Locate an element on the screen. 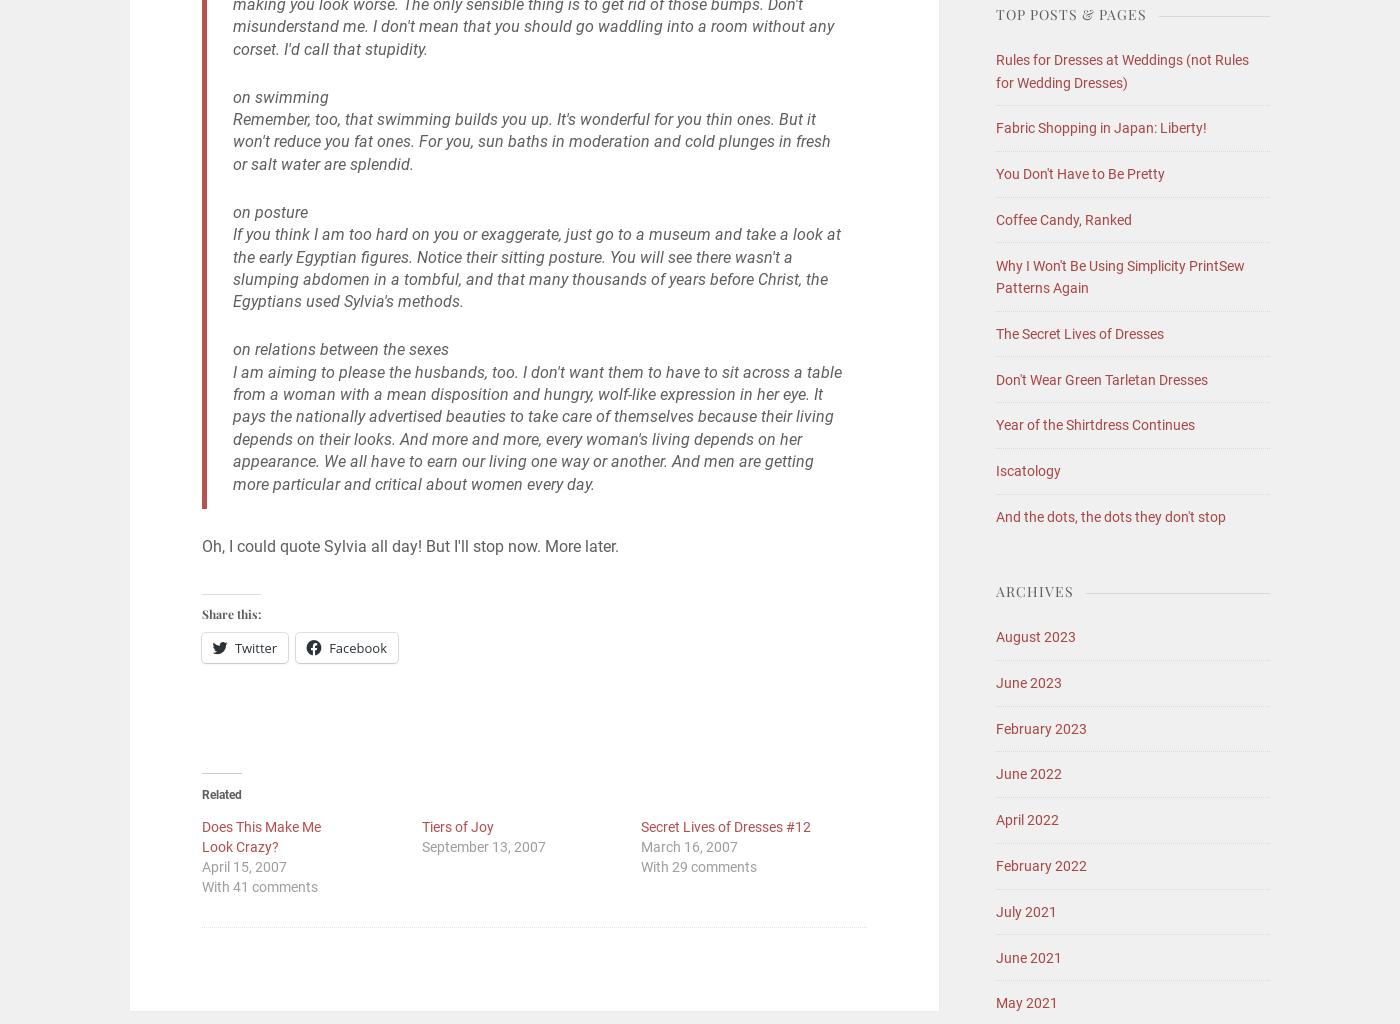 The width and height of the screenshot is (1400, 1024). 'The Secret Lives of Dresses' is located at coordinates (1079, 332).